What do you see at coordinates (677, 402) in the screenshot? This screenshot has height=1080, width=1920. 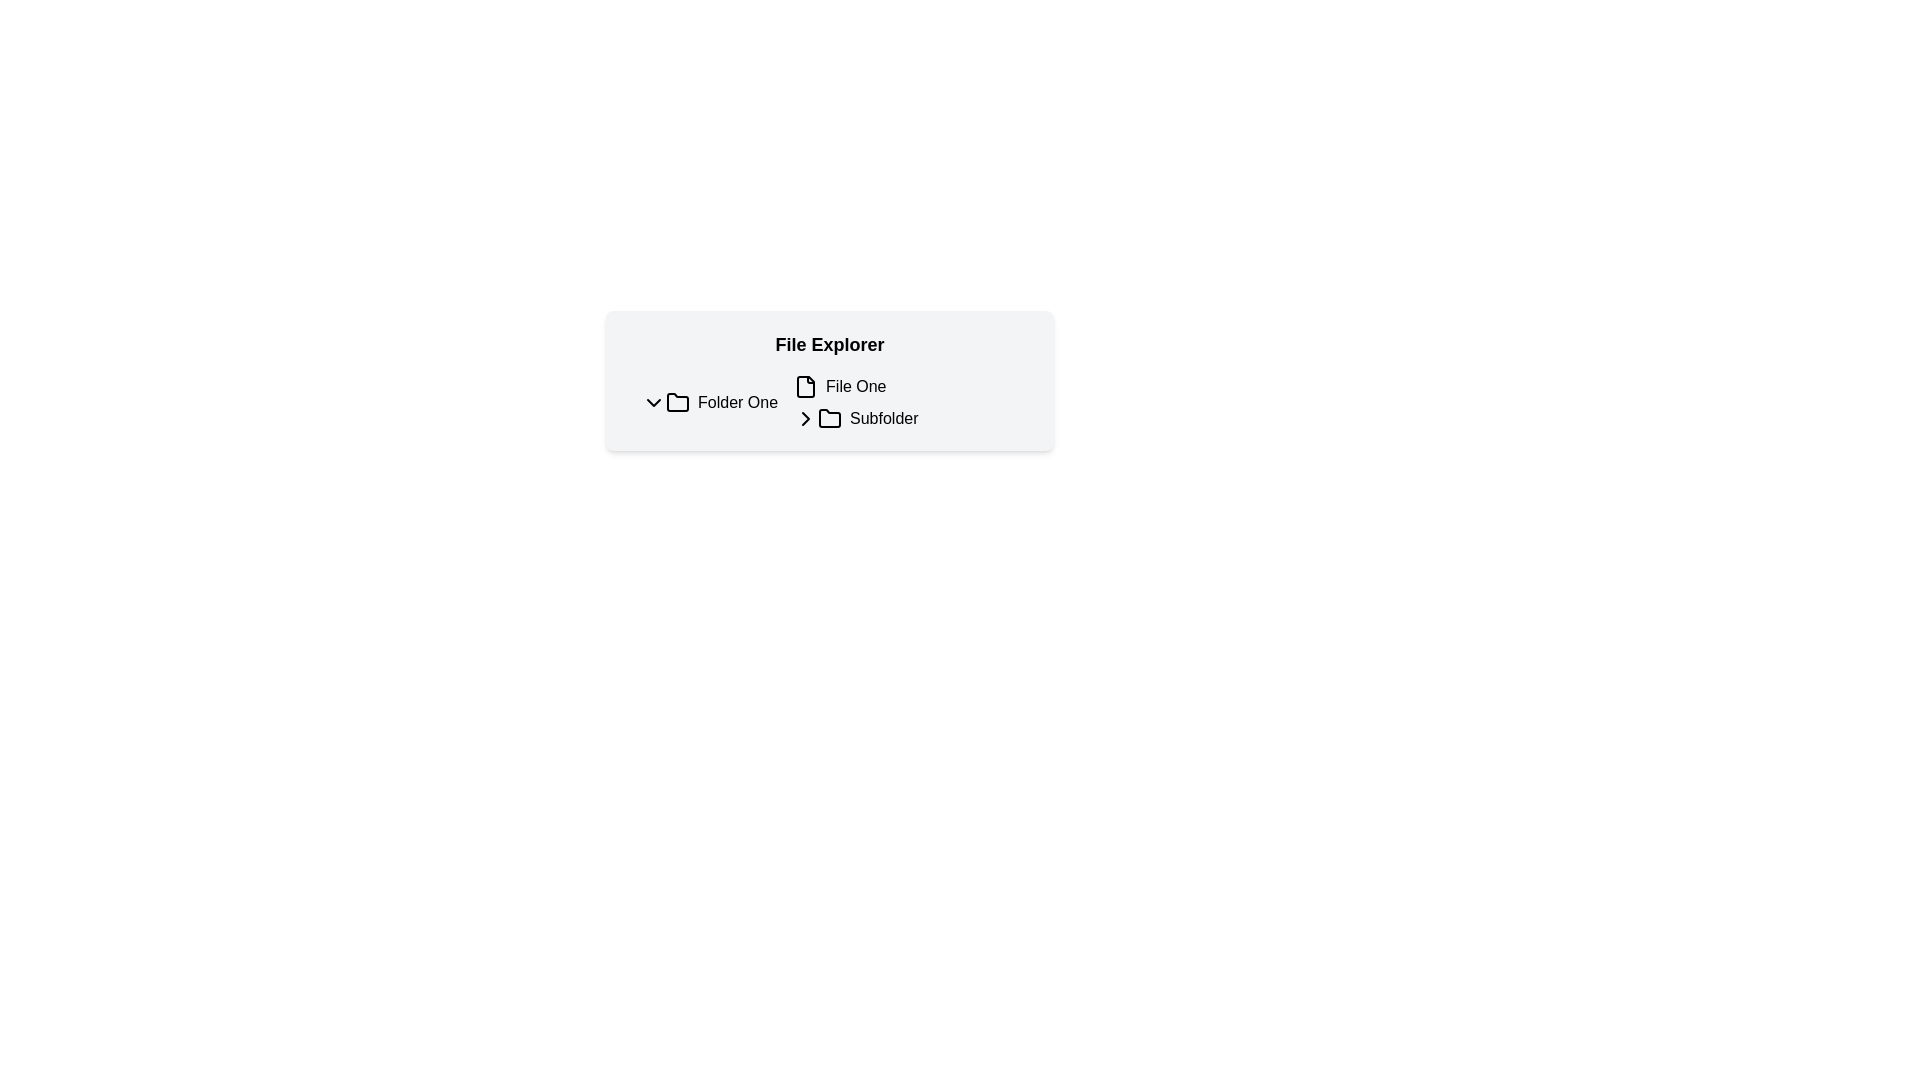 I see `the folder icon associated with the text label 'Folder One' in the File Explorer interface` at bounding box center [677, 402].